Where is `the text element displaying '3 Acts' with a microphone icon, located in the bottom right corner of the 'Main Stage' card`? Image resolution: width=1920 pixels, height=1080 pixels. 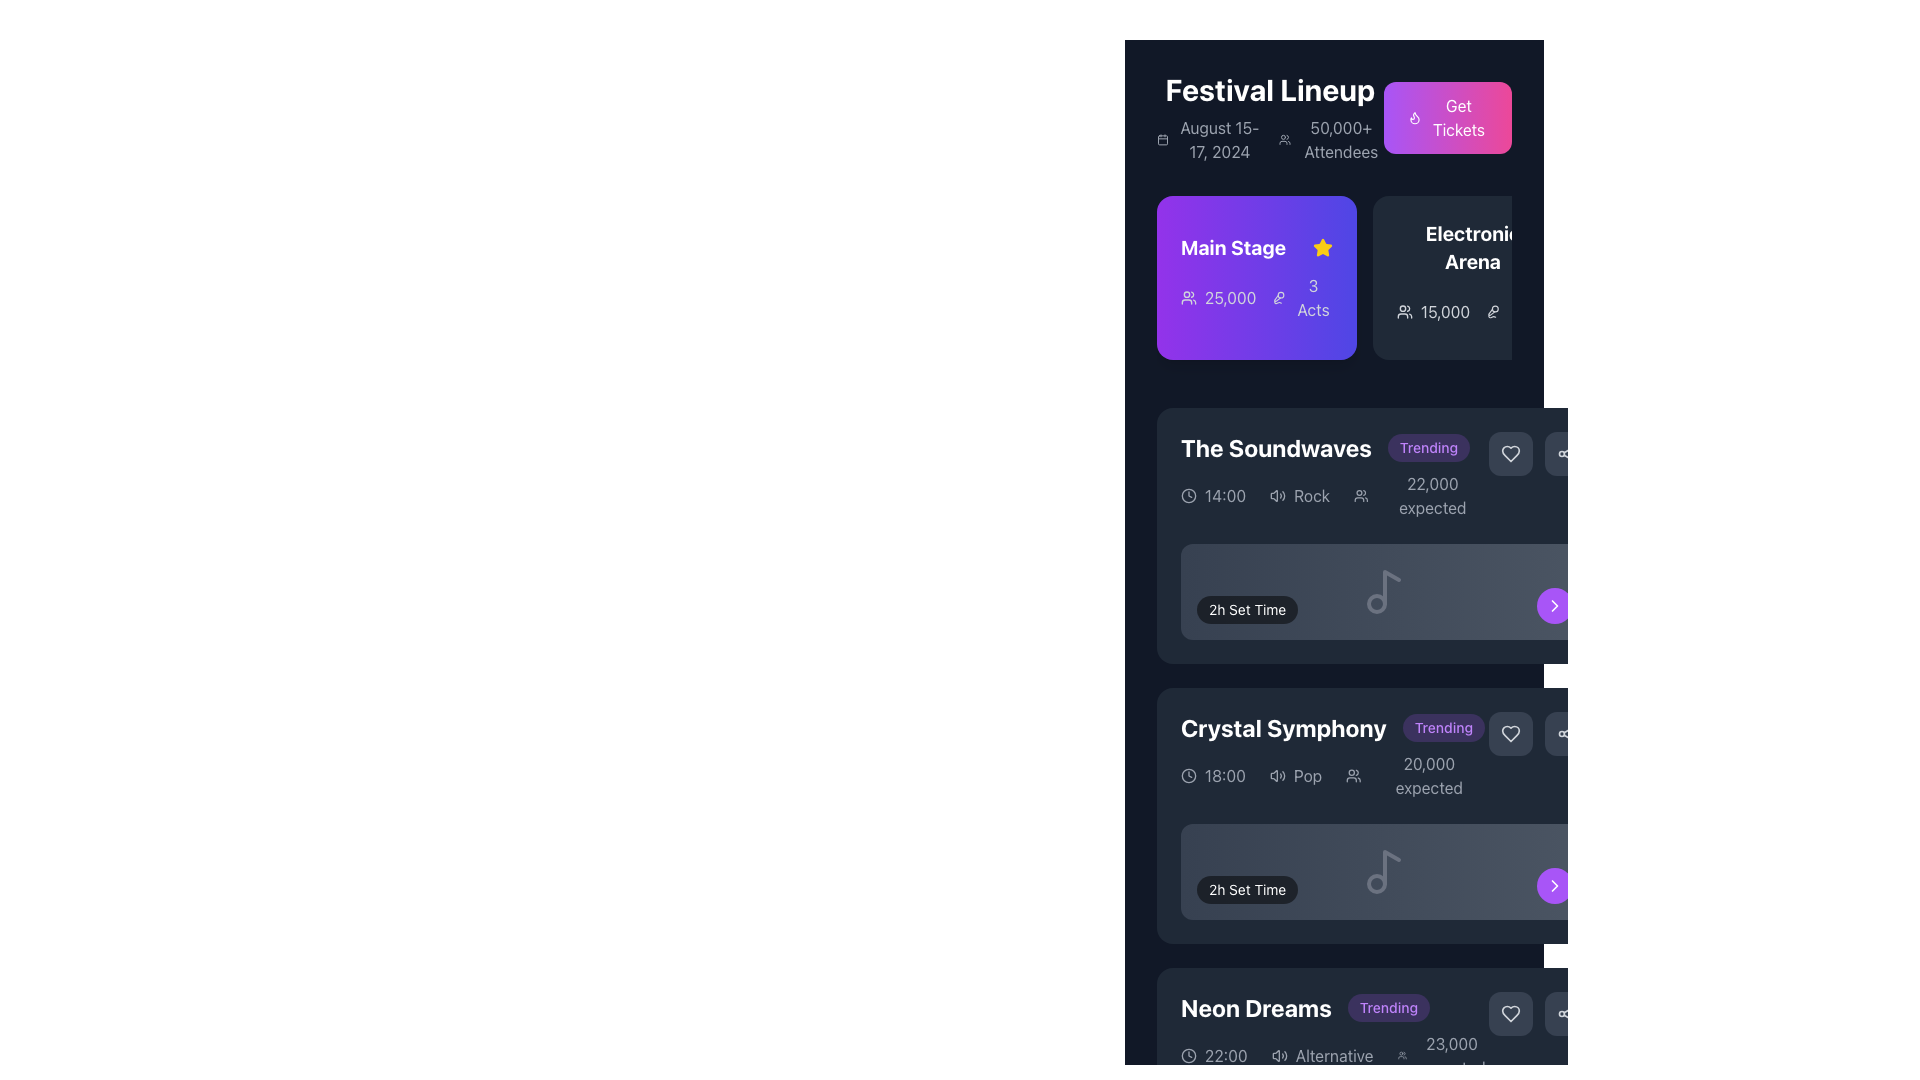
the text element displaying '3 Acts' with a microphone icon, located in the bottom right corner of the 'Main Stage' card is located at coordinates (1302, 297).